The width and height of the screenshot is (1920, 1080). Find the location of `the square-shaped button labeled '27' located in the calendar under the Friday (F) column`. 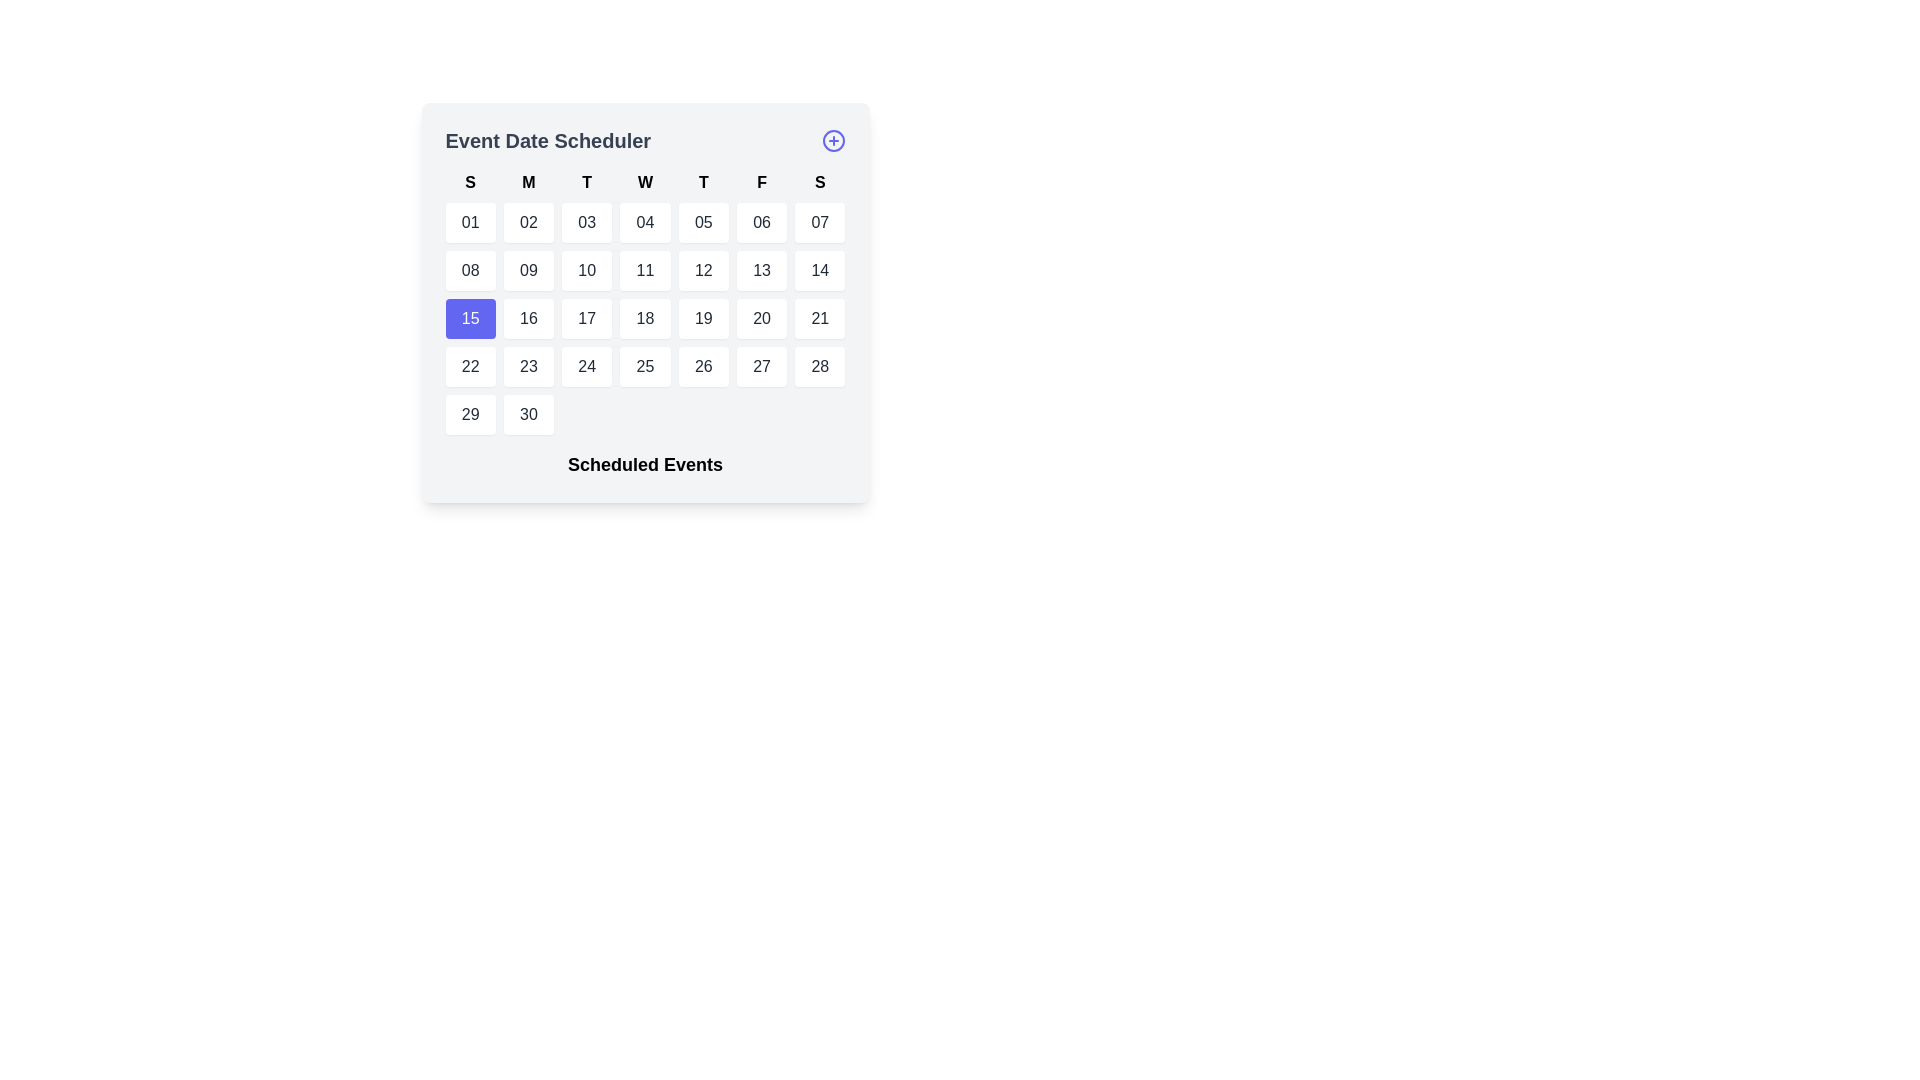

the square-shaped button labeled '27' located in the calendar under the Friday (F) column is located at coordinates (761, 366).